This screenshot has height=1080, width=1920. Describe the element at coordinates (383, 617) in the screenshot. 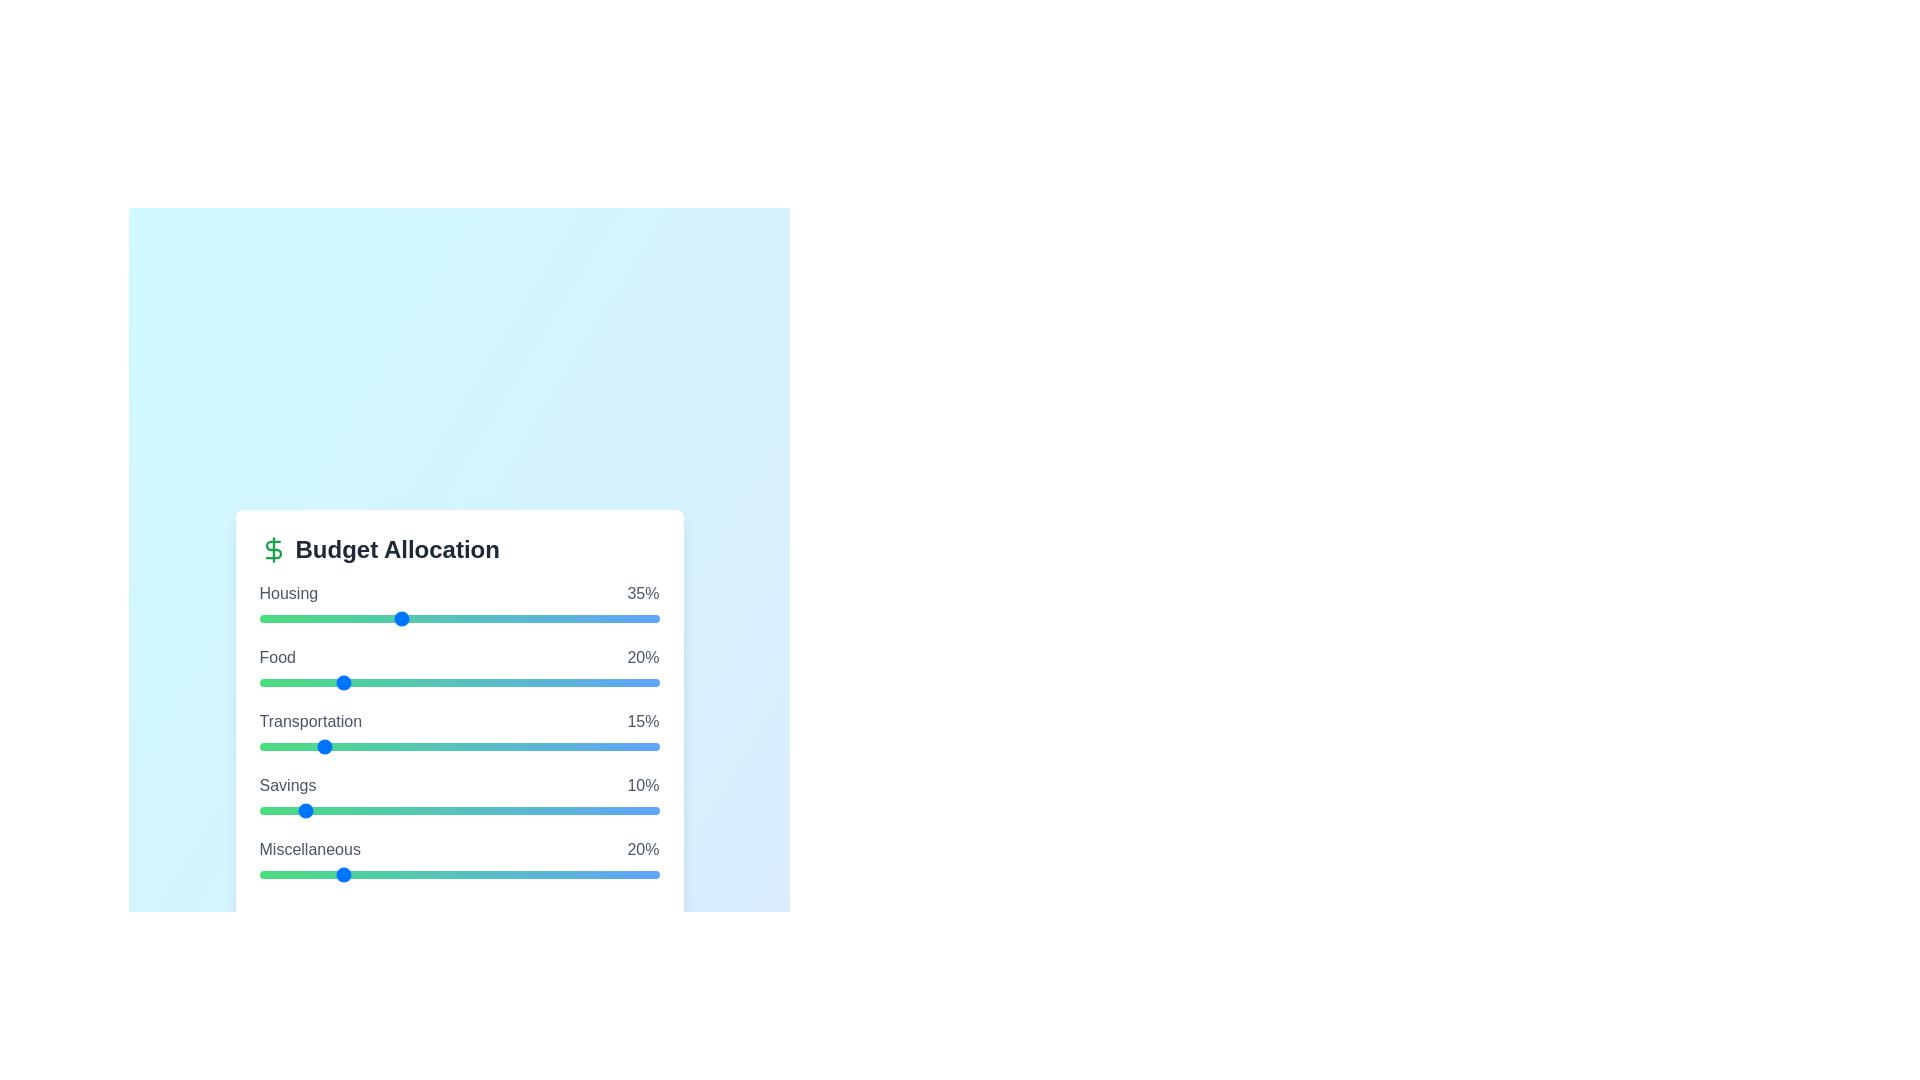

I see `the slider for a specific budget category to 31%` at that location.